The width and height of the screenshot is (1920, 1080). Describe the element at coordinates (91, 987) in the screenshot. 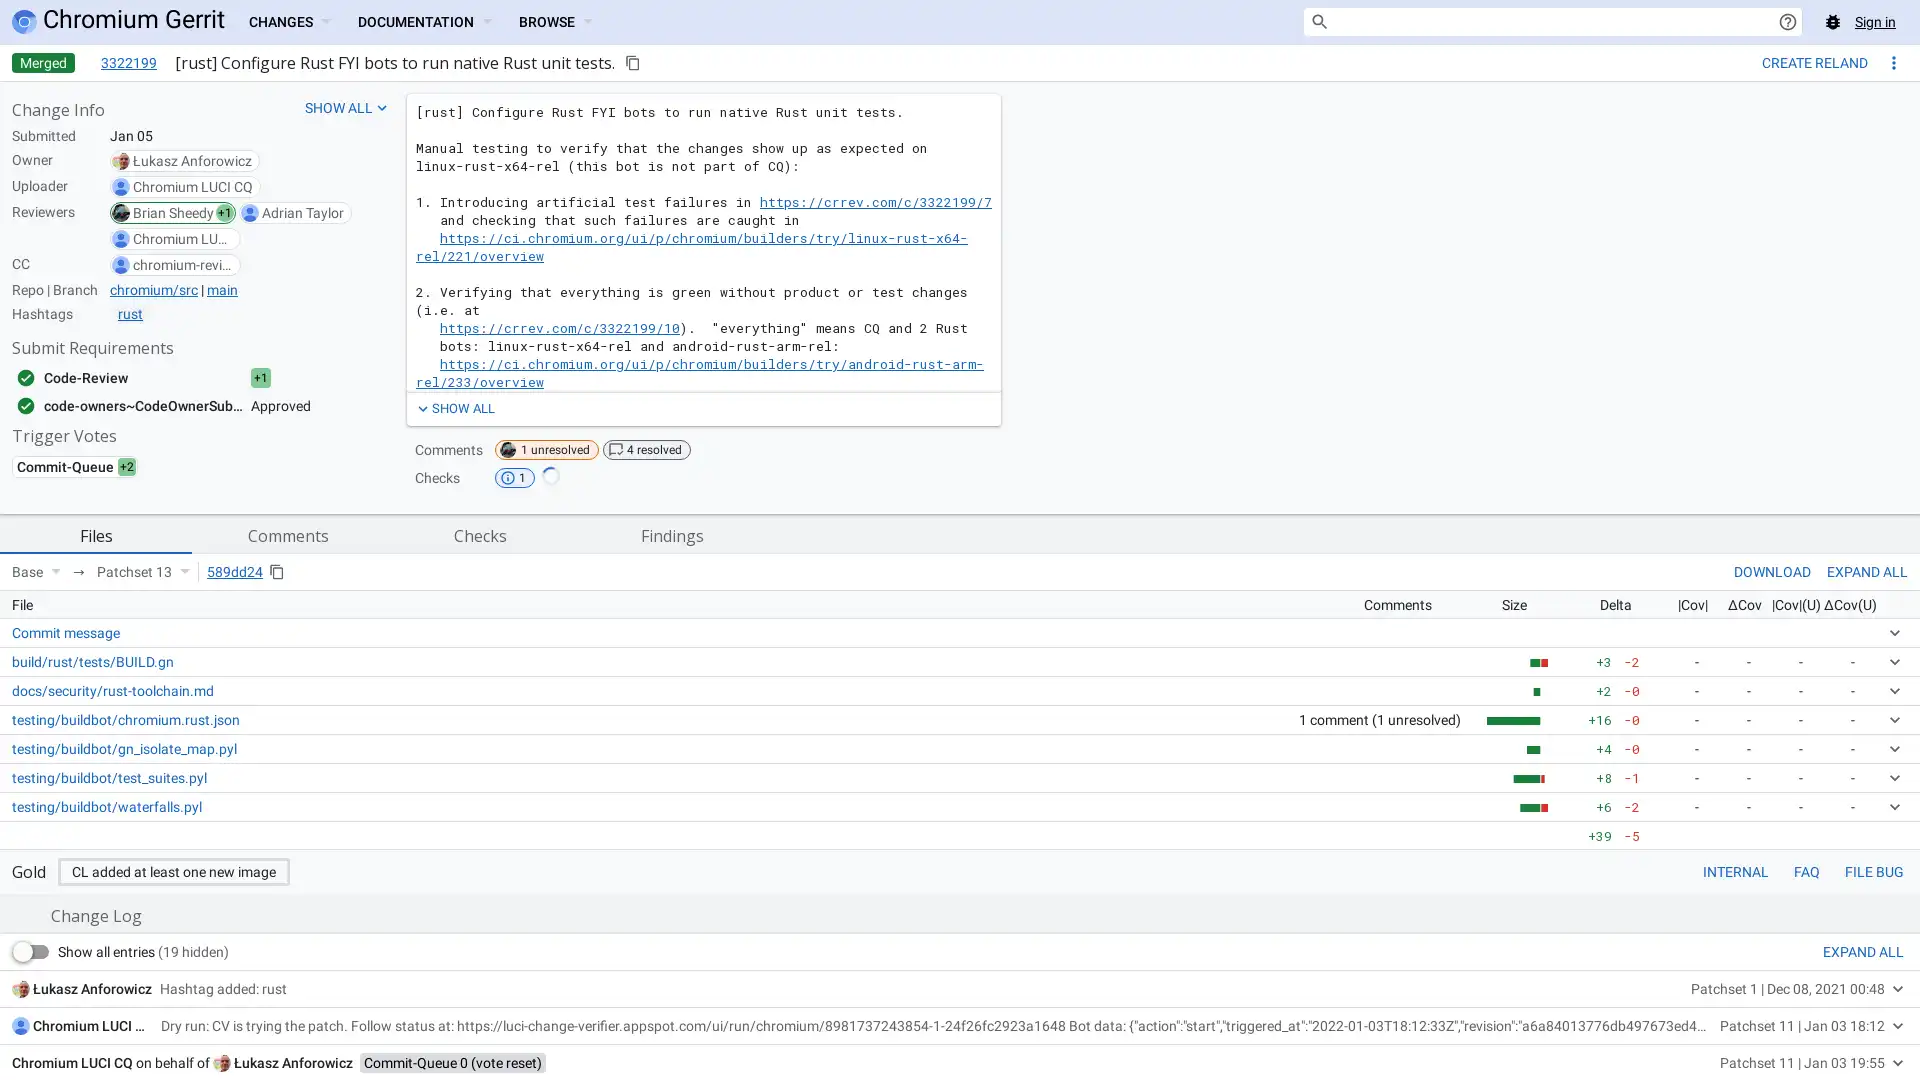

I see `ukasz Anforowicz` at that location.